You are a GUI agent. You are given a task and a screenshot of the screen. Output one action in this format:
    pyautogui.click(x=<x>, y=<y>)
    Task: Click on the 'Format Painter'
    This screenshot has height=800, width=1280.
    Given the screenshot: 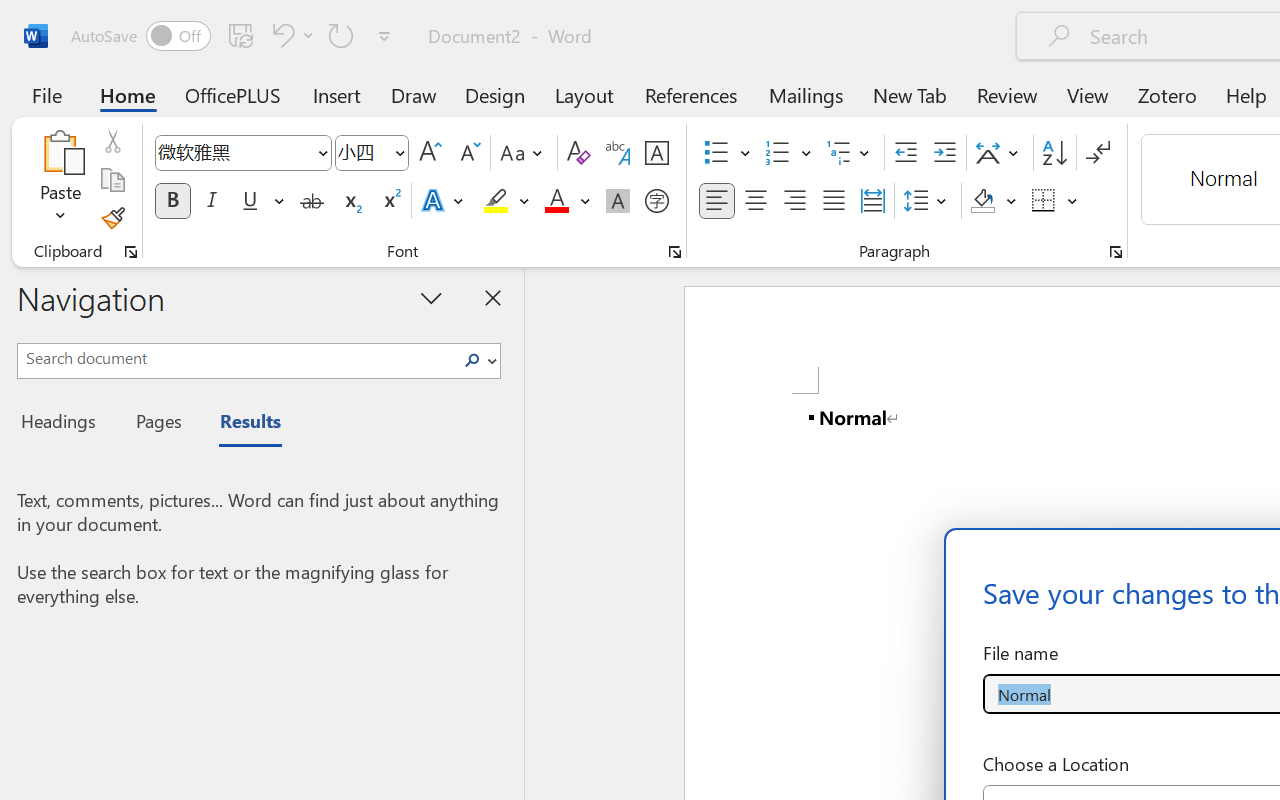 What is the action you would take?
    pyautogui.click(x=111, y=218)
    